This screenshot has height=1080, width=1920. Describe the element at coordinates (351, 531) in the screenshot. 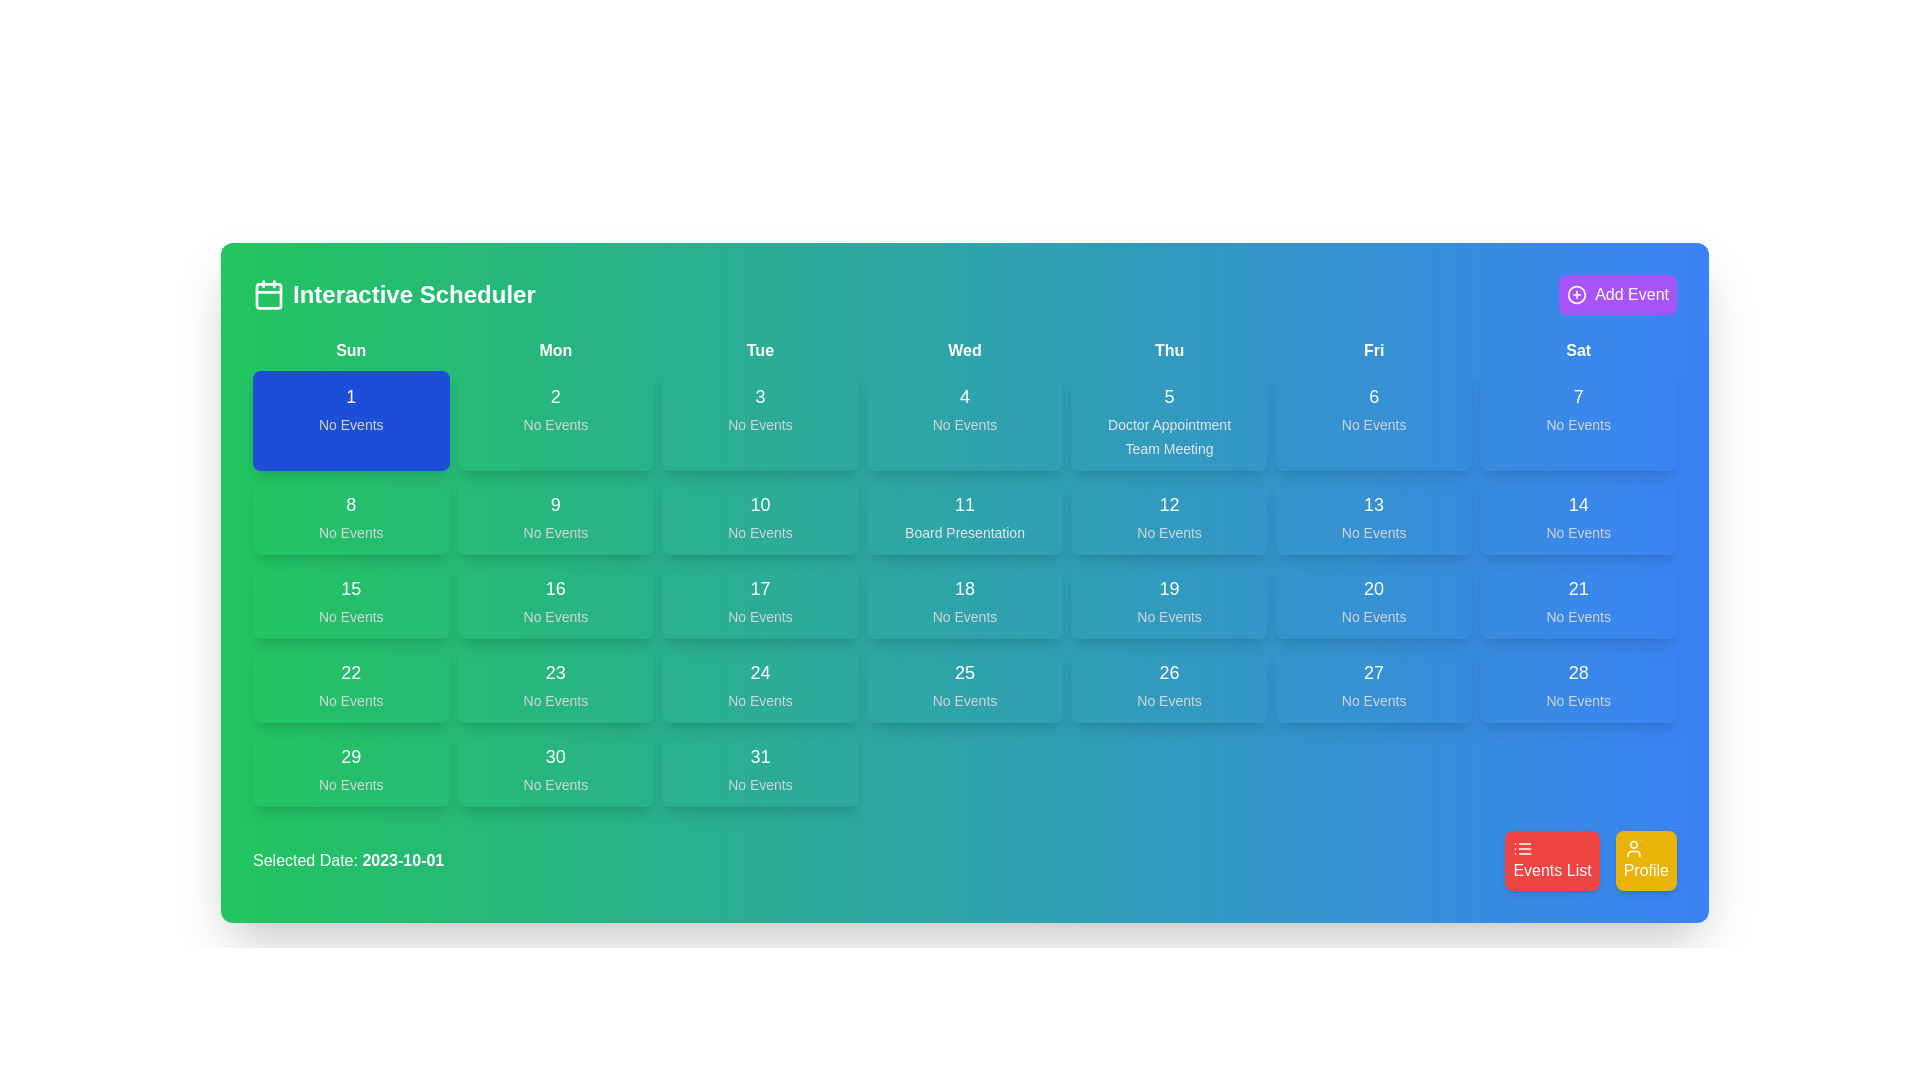

I see `the static text label indicating no scheduled events for the date, located directly beneath the number '8' in the Sunday column of the calendar grid` at that location.